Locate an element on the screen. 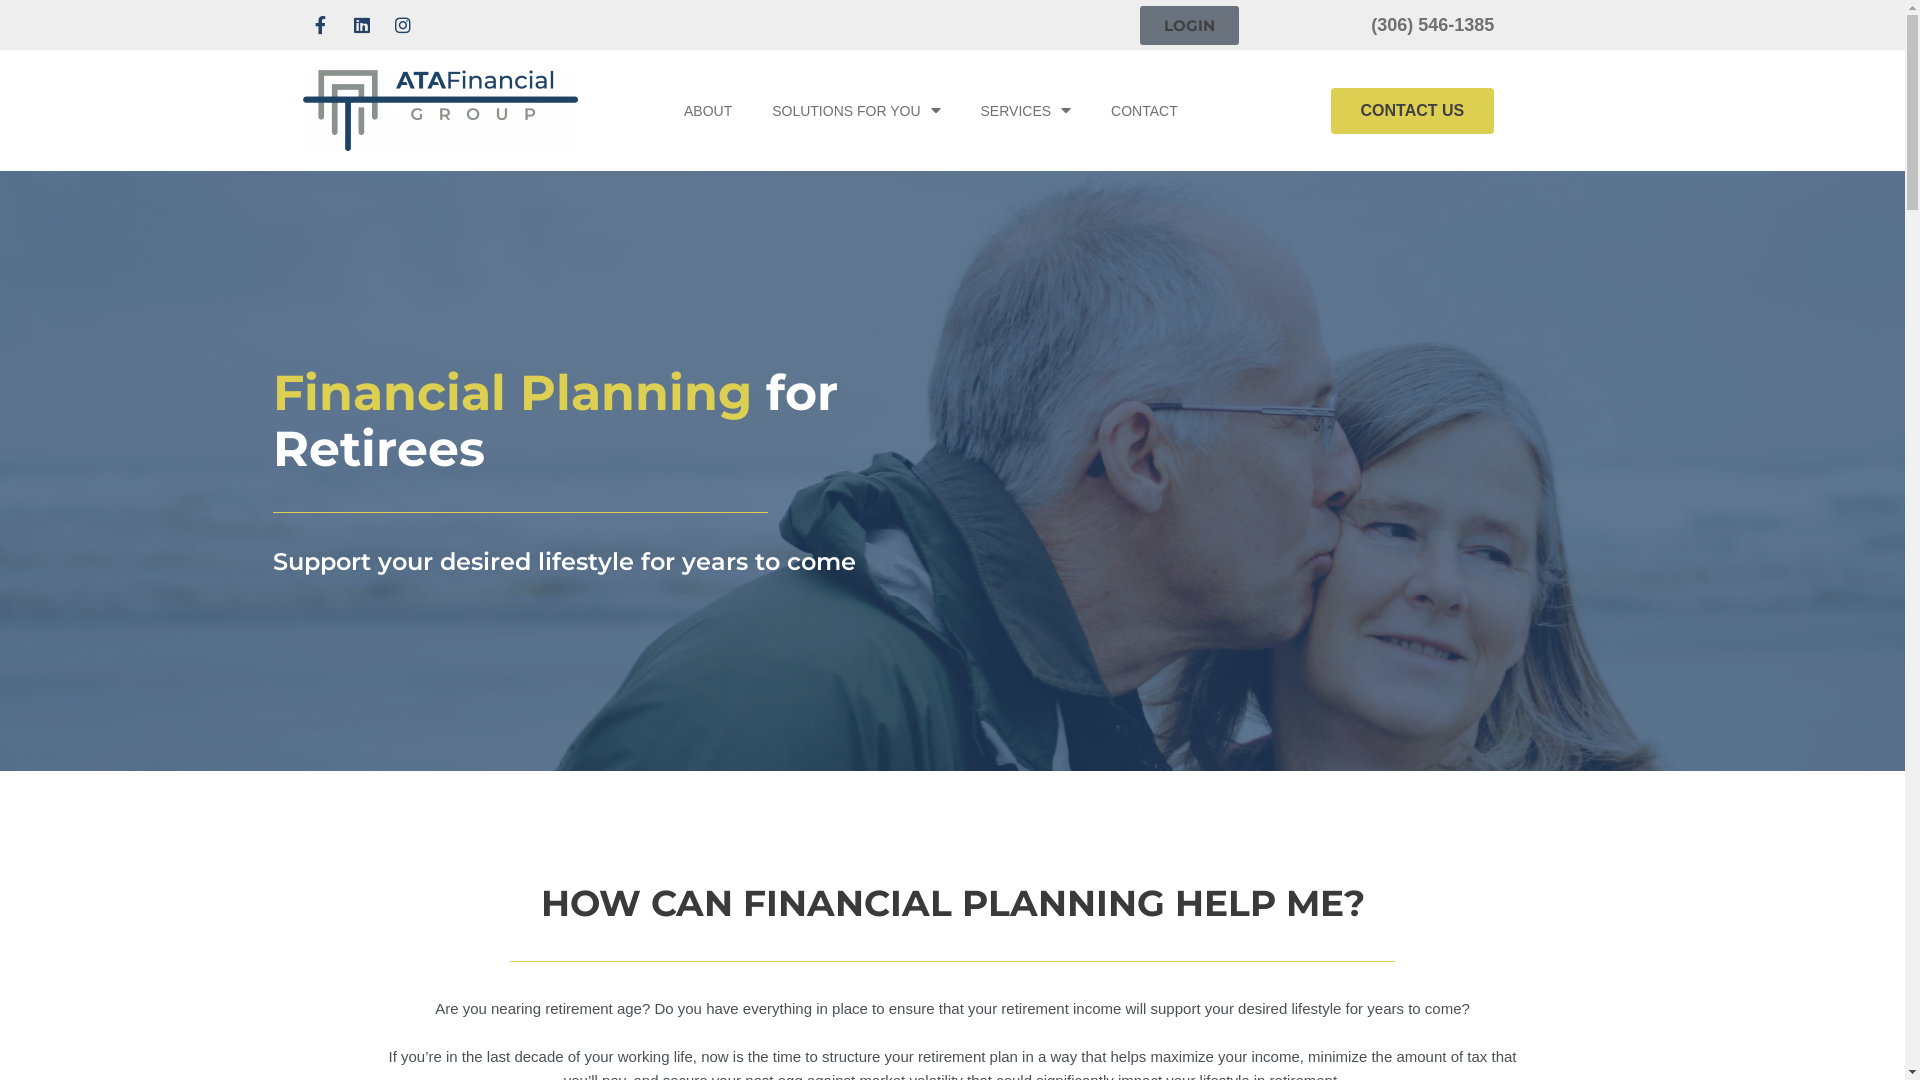 The width and height of the screenshot is (1920, 1080). '(306) 546-1385' is located at coordinates (1431, 24).